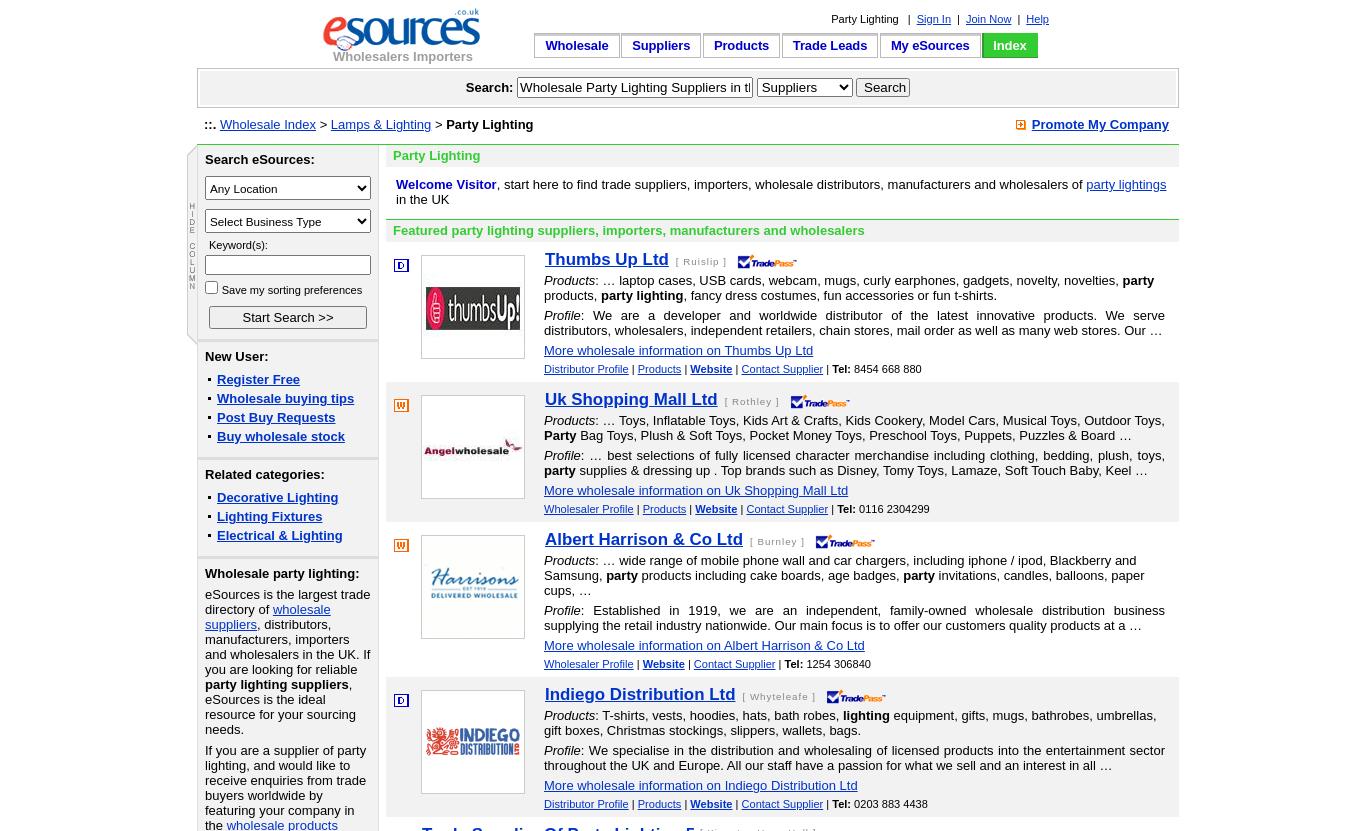 This screenshot has height=831, width=1366. What do you see at coordinates (401, 55) in the screenshot?
I see `'Wholesalers Importers'` at bounding box center [401, 55].